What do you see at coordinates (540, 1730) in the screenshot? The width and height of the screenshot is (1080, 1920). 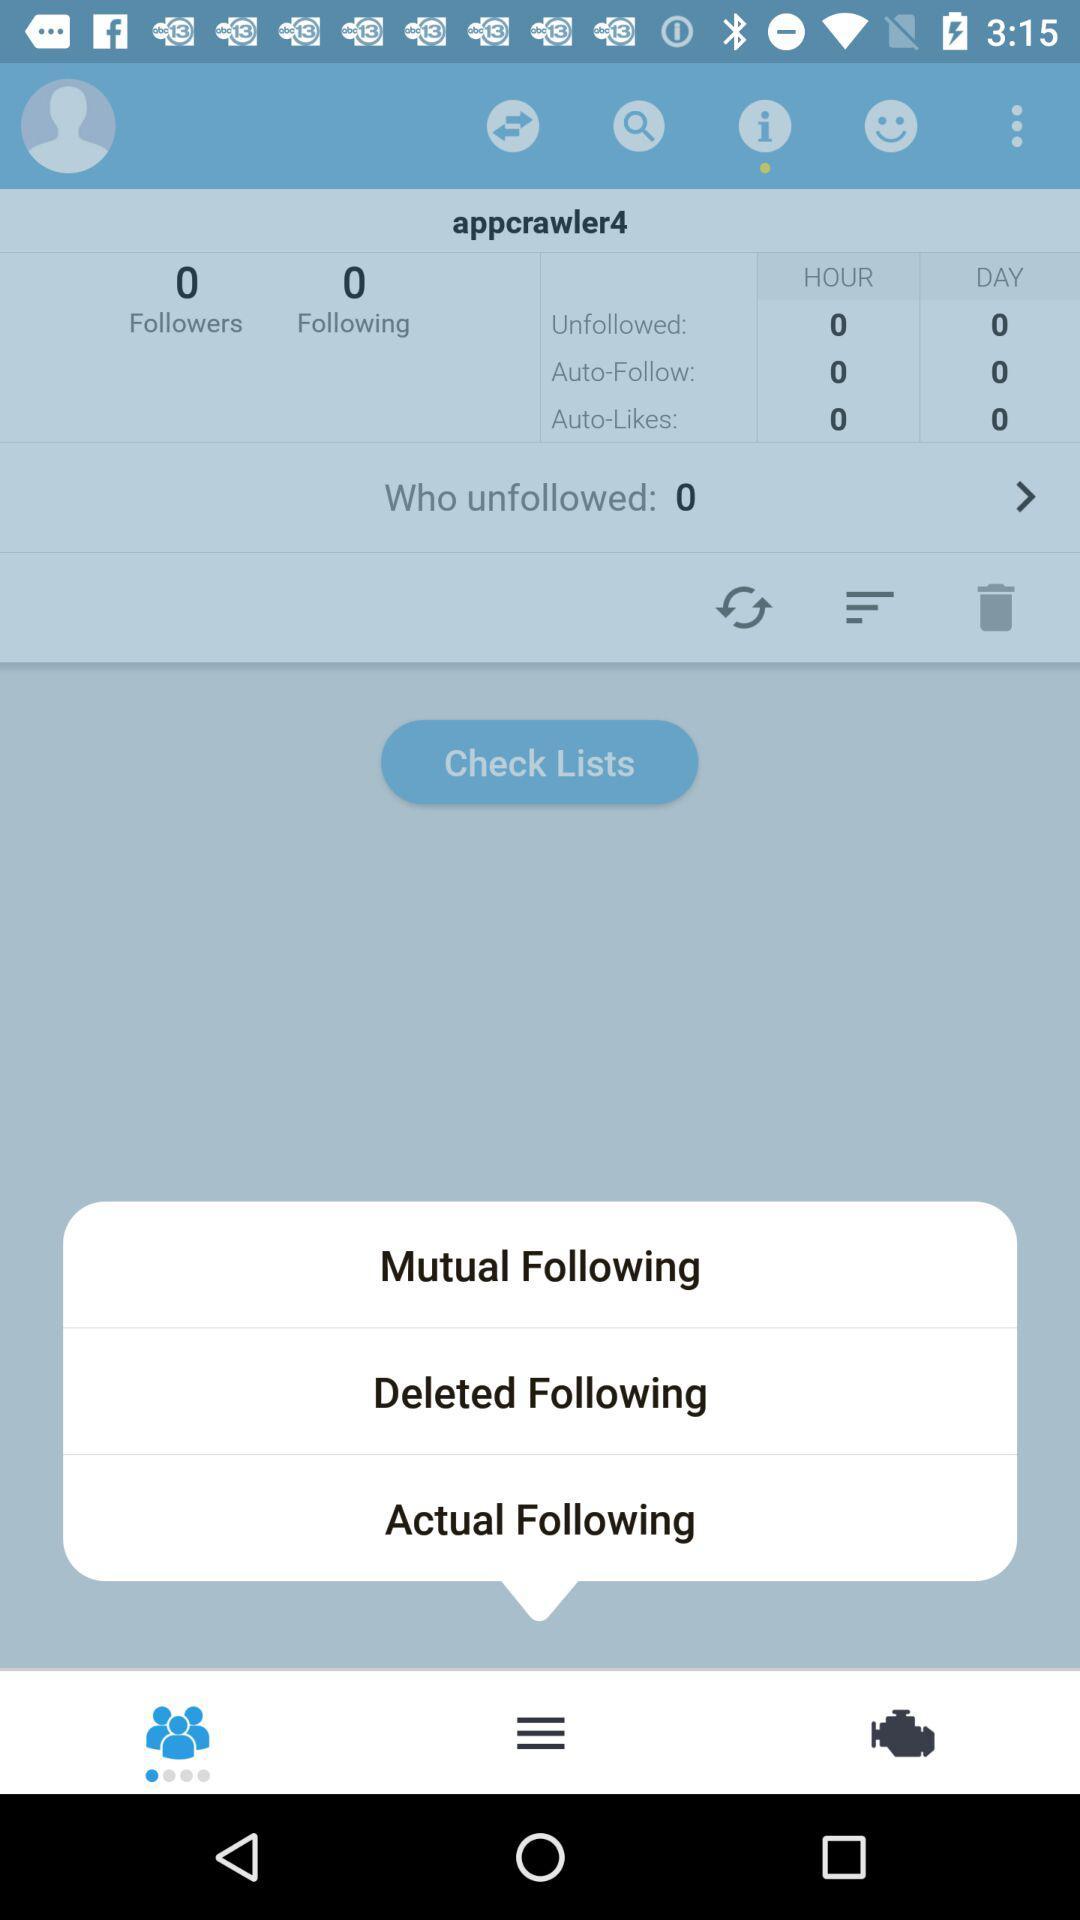 I see `display menu` at bounding box center [540, 1730].